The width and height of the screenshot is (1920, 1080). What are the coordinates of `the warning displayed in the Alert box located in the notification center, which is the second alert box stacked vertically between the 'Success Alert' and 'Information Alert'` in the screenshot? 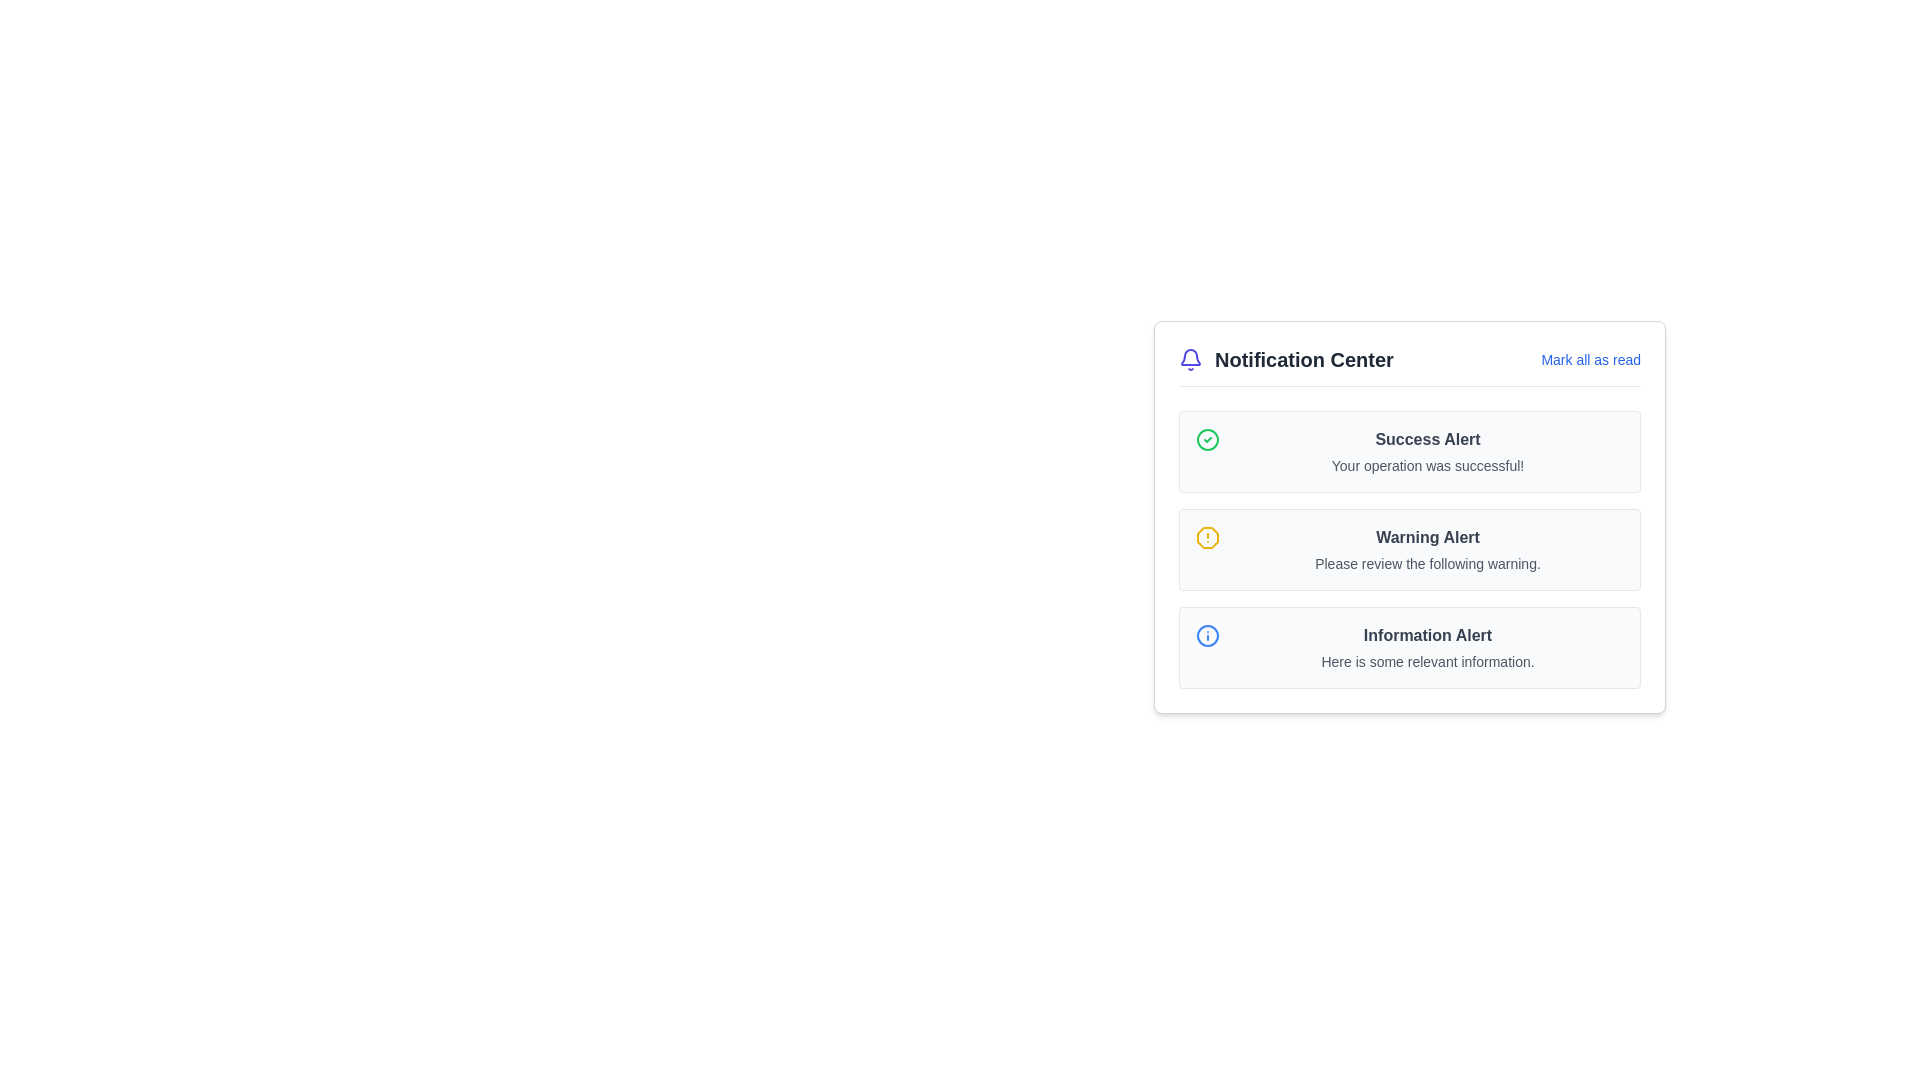 It's located at (1409, 550).